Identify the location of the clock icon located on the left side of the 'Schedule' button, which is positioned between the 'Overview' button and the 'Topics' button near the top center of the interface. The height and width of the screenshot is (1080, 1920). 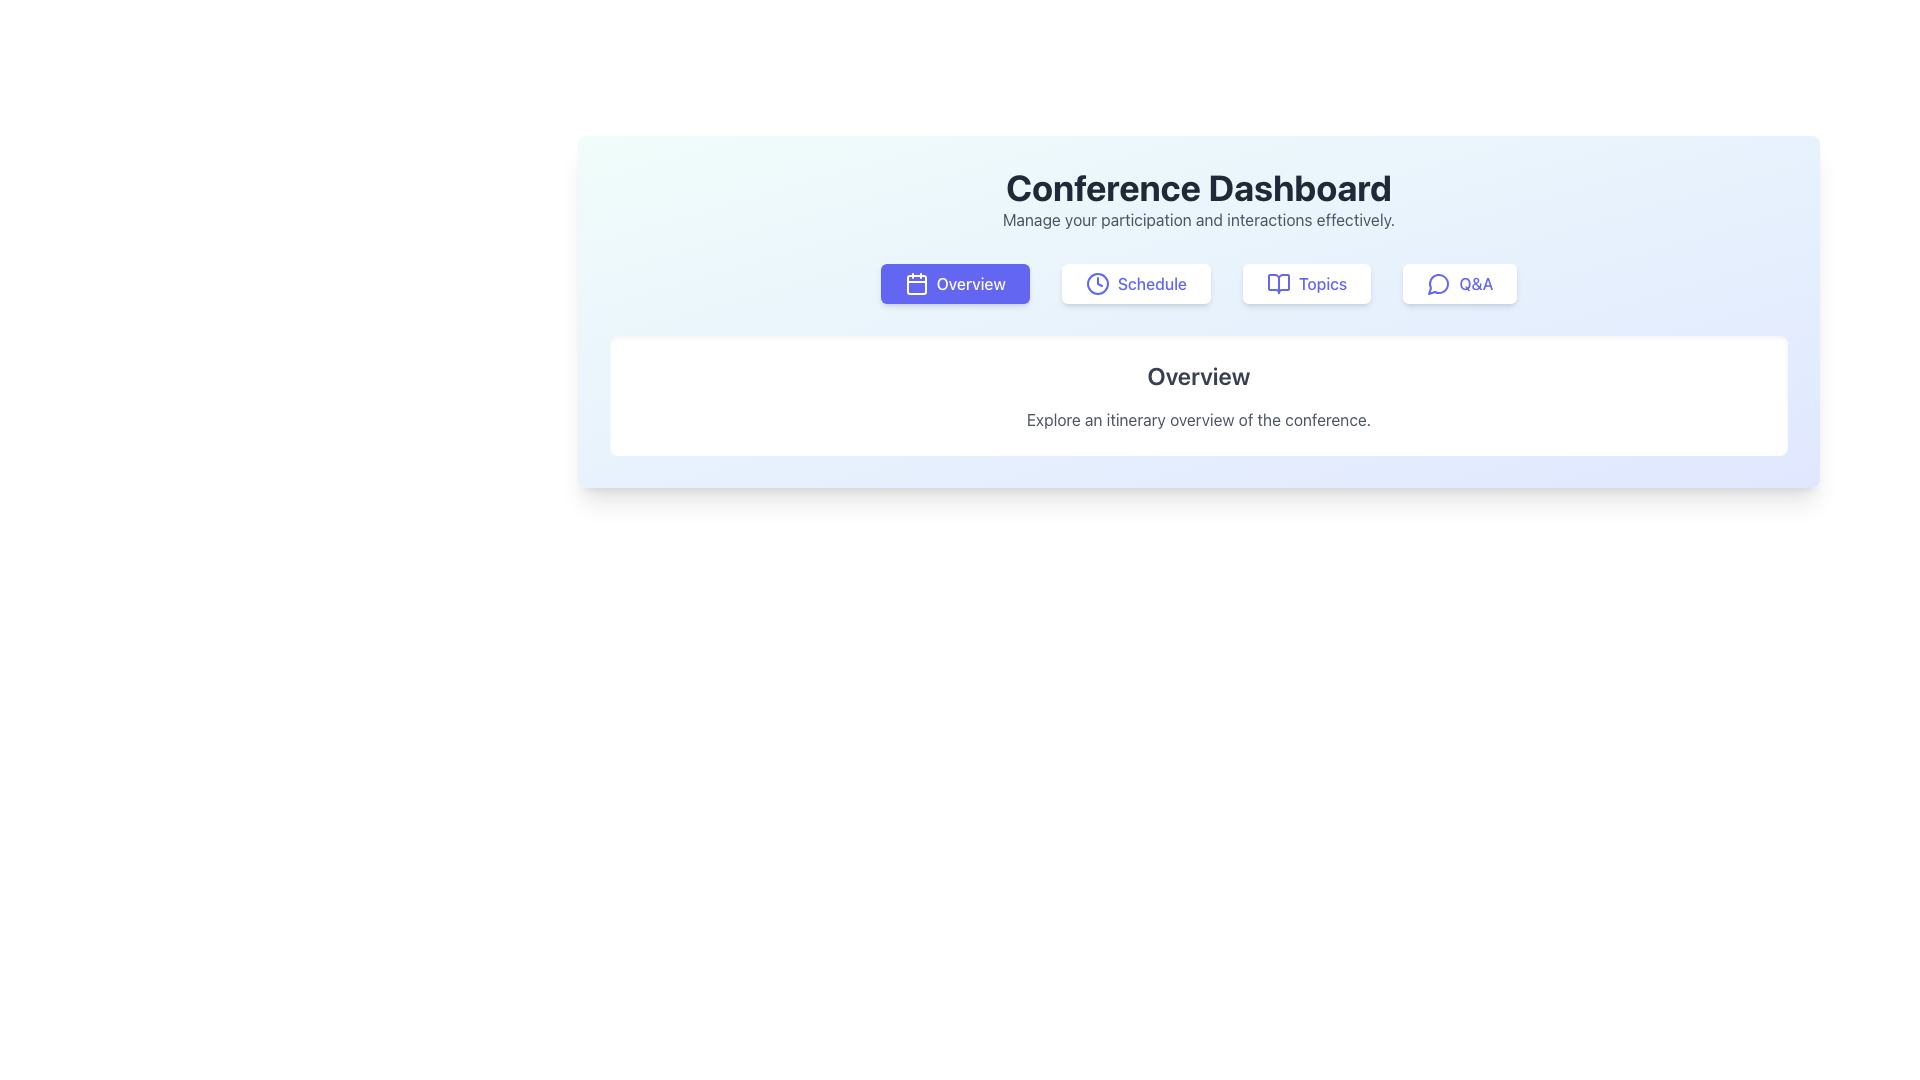
(1096, 284).